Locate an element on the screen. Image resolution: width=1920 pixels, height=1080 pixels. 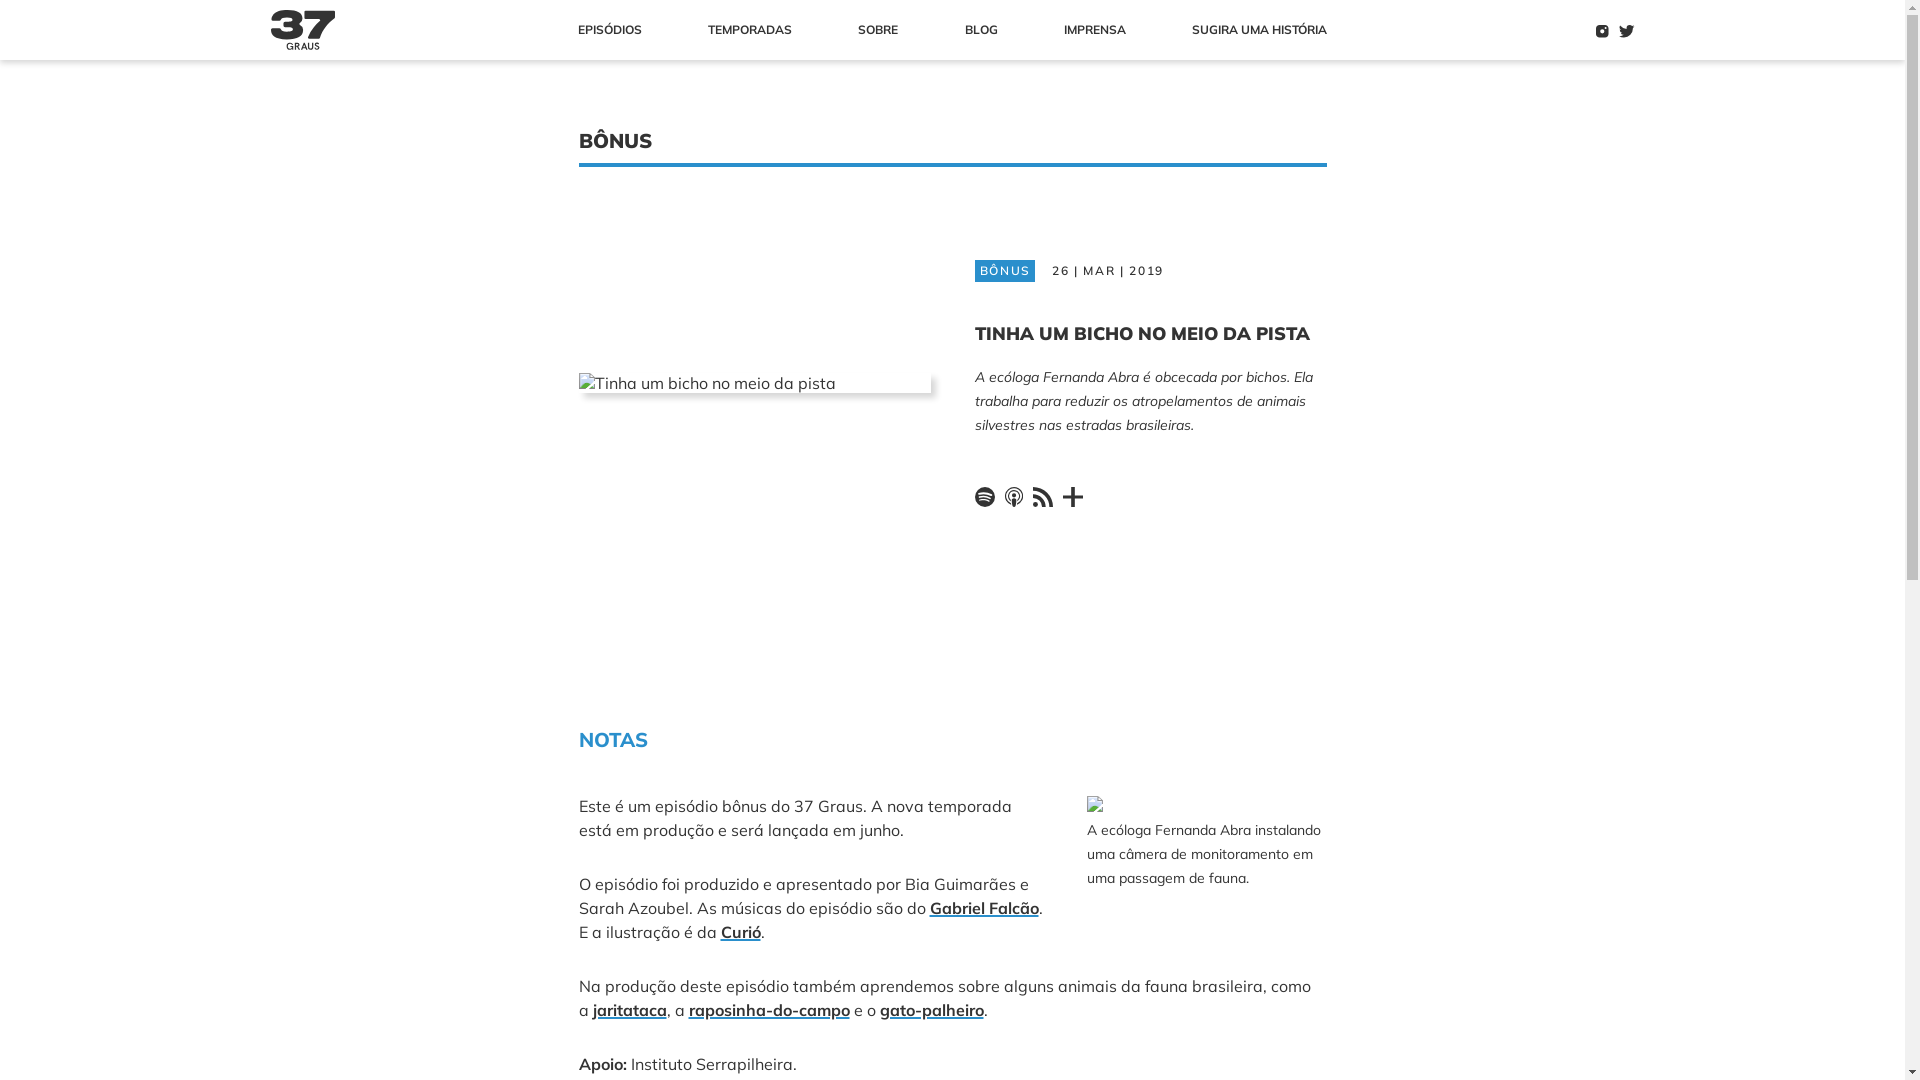
'Feed RSS' is located at coordinates (1046, 495).